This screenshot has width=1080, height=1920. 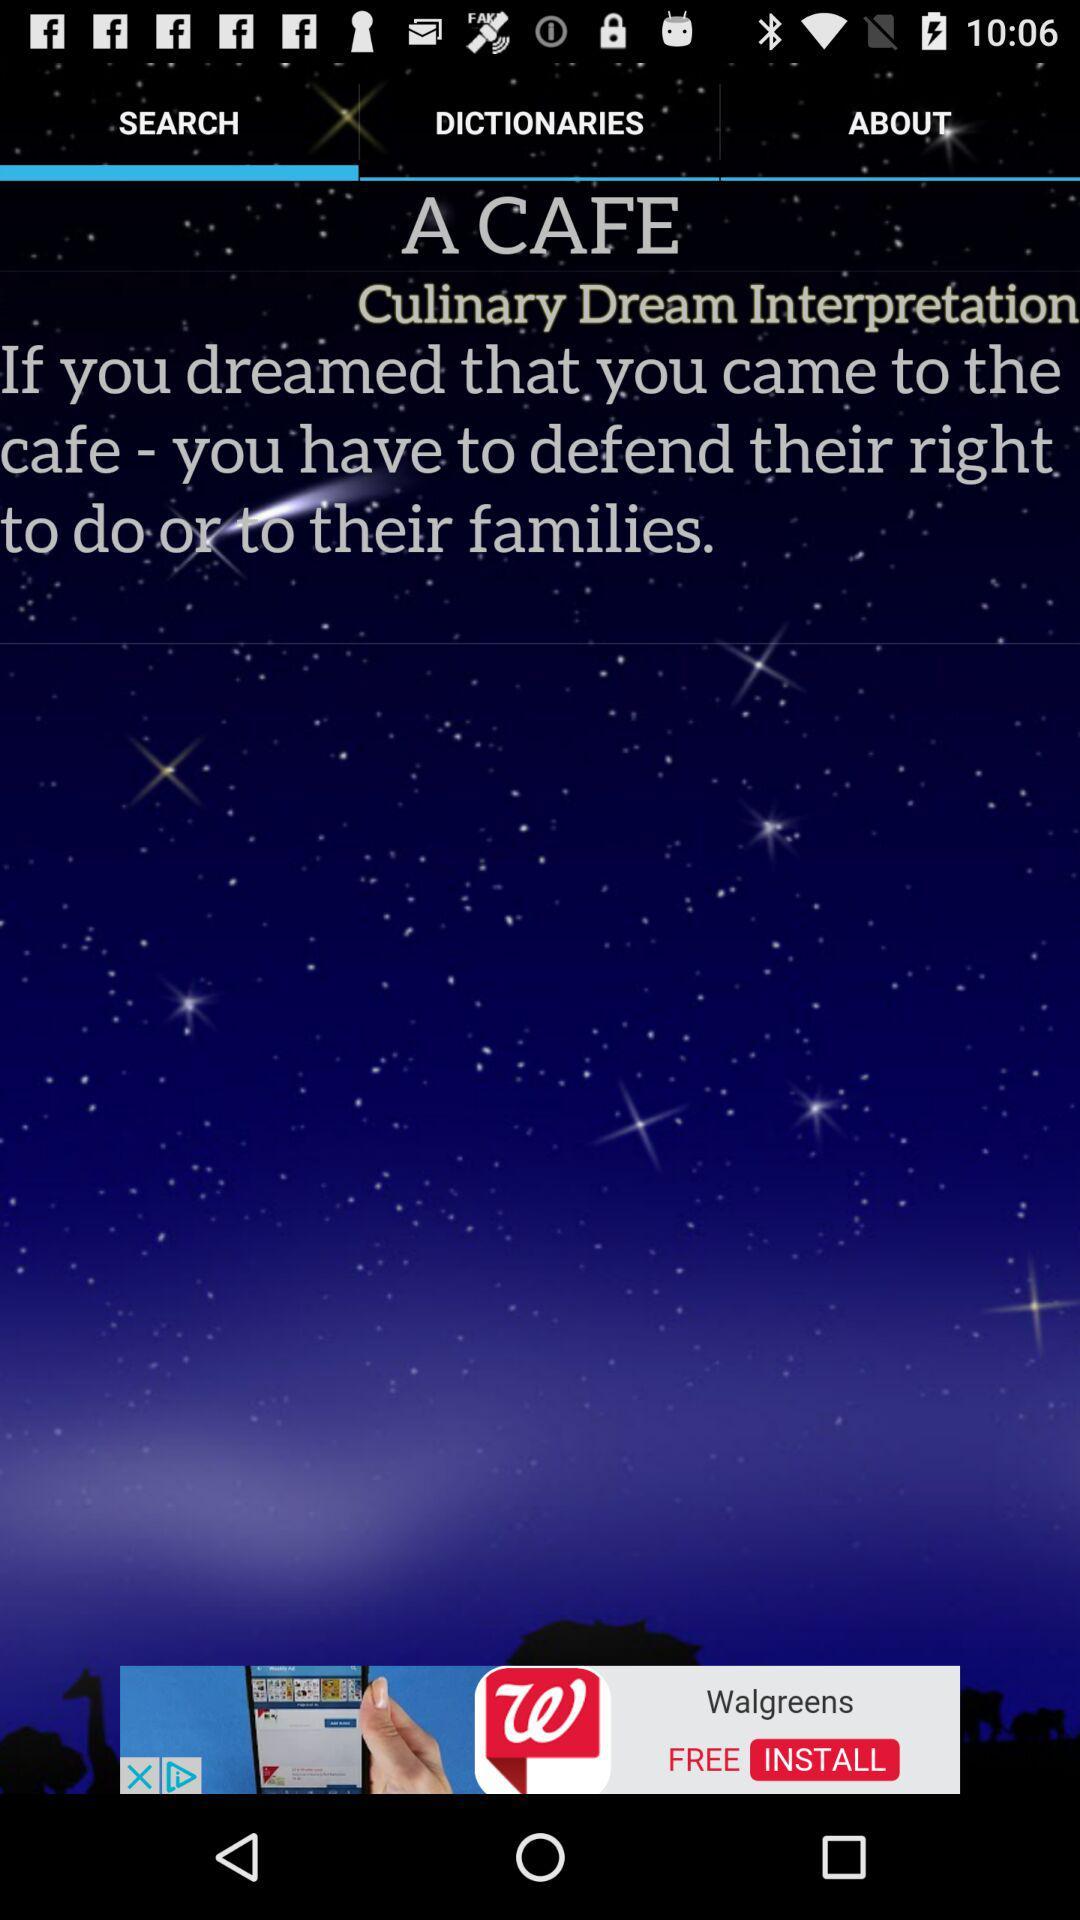 What do you see at coordinates (540, 1727) in the screenshot?
I see `follow the banner` at bounding box center [540, 1727].